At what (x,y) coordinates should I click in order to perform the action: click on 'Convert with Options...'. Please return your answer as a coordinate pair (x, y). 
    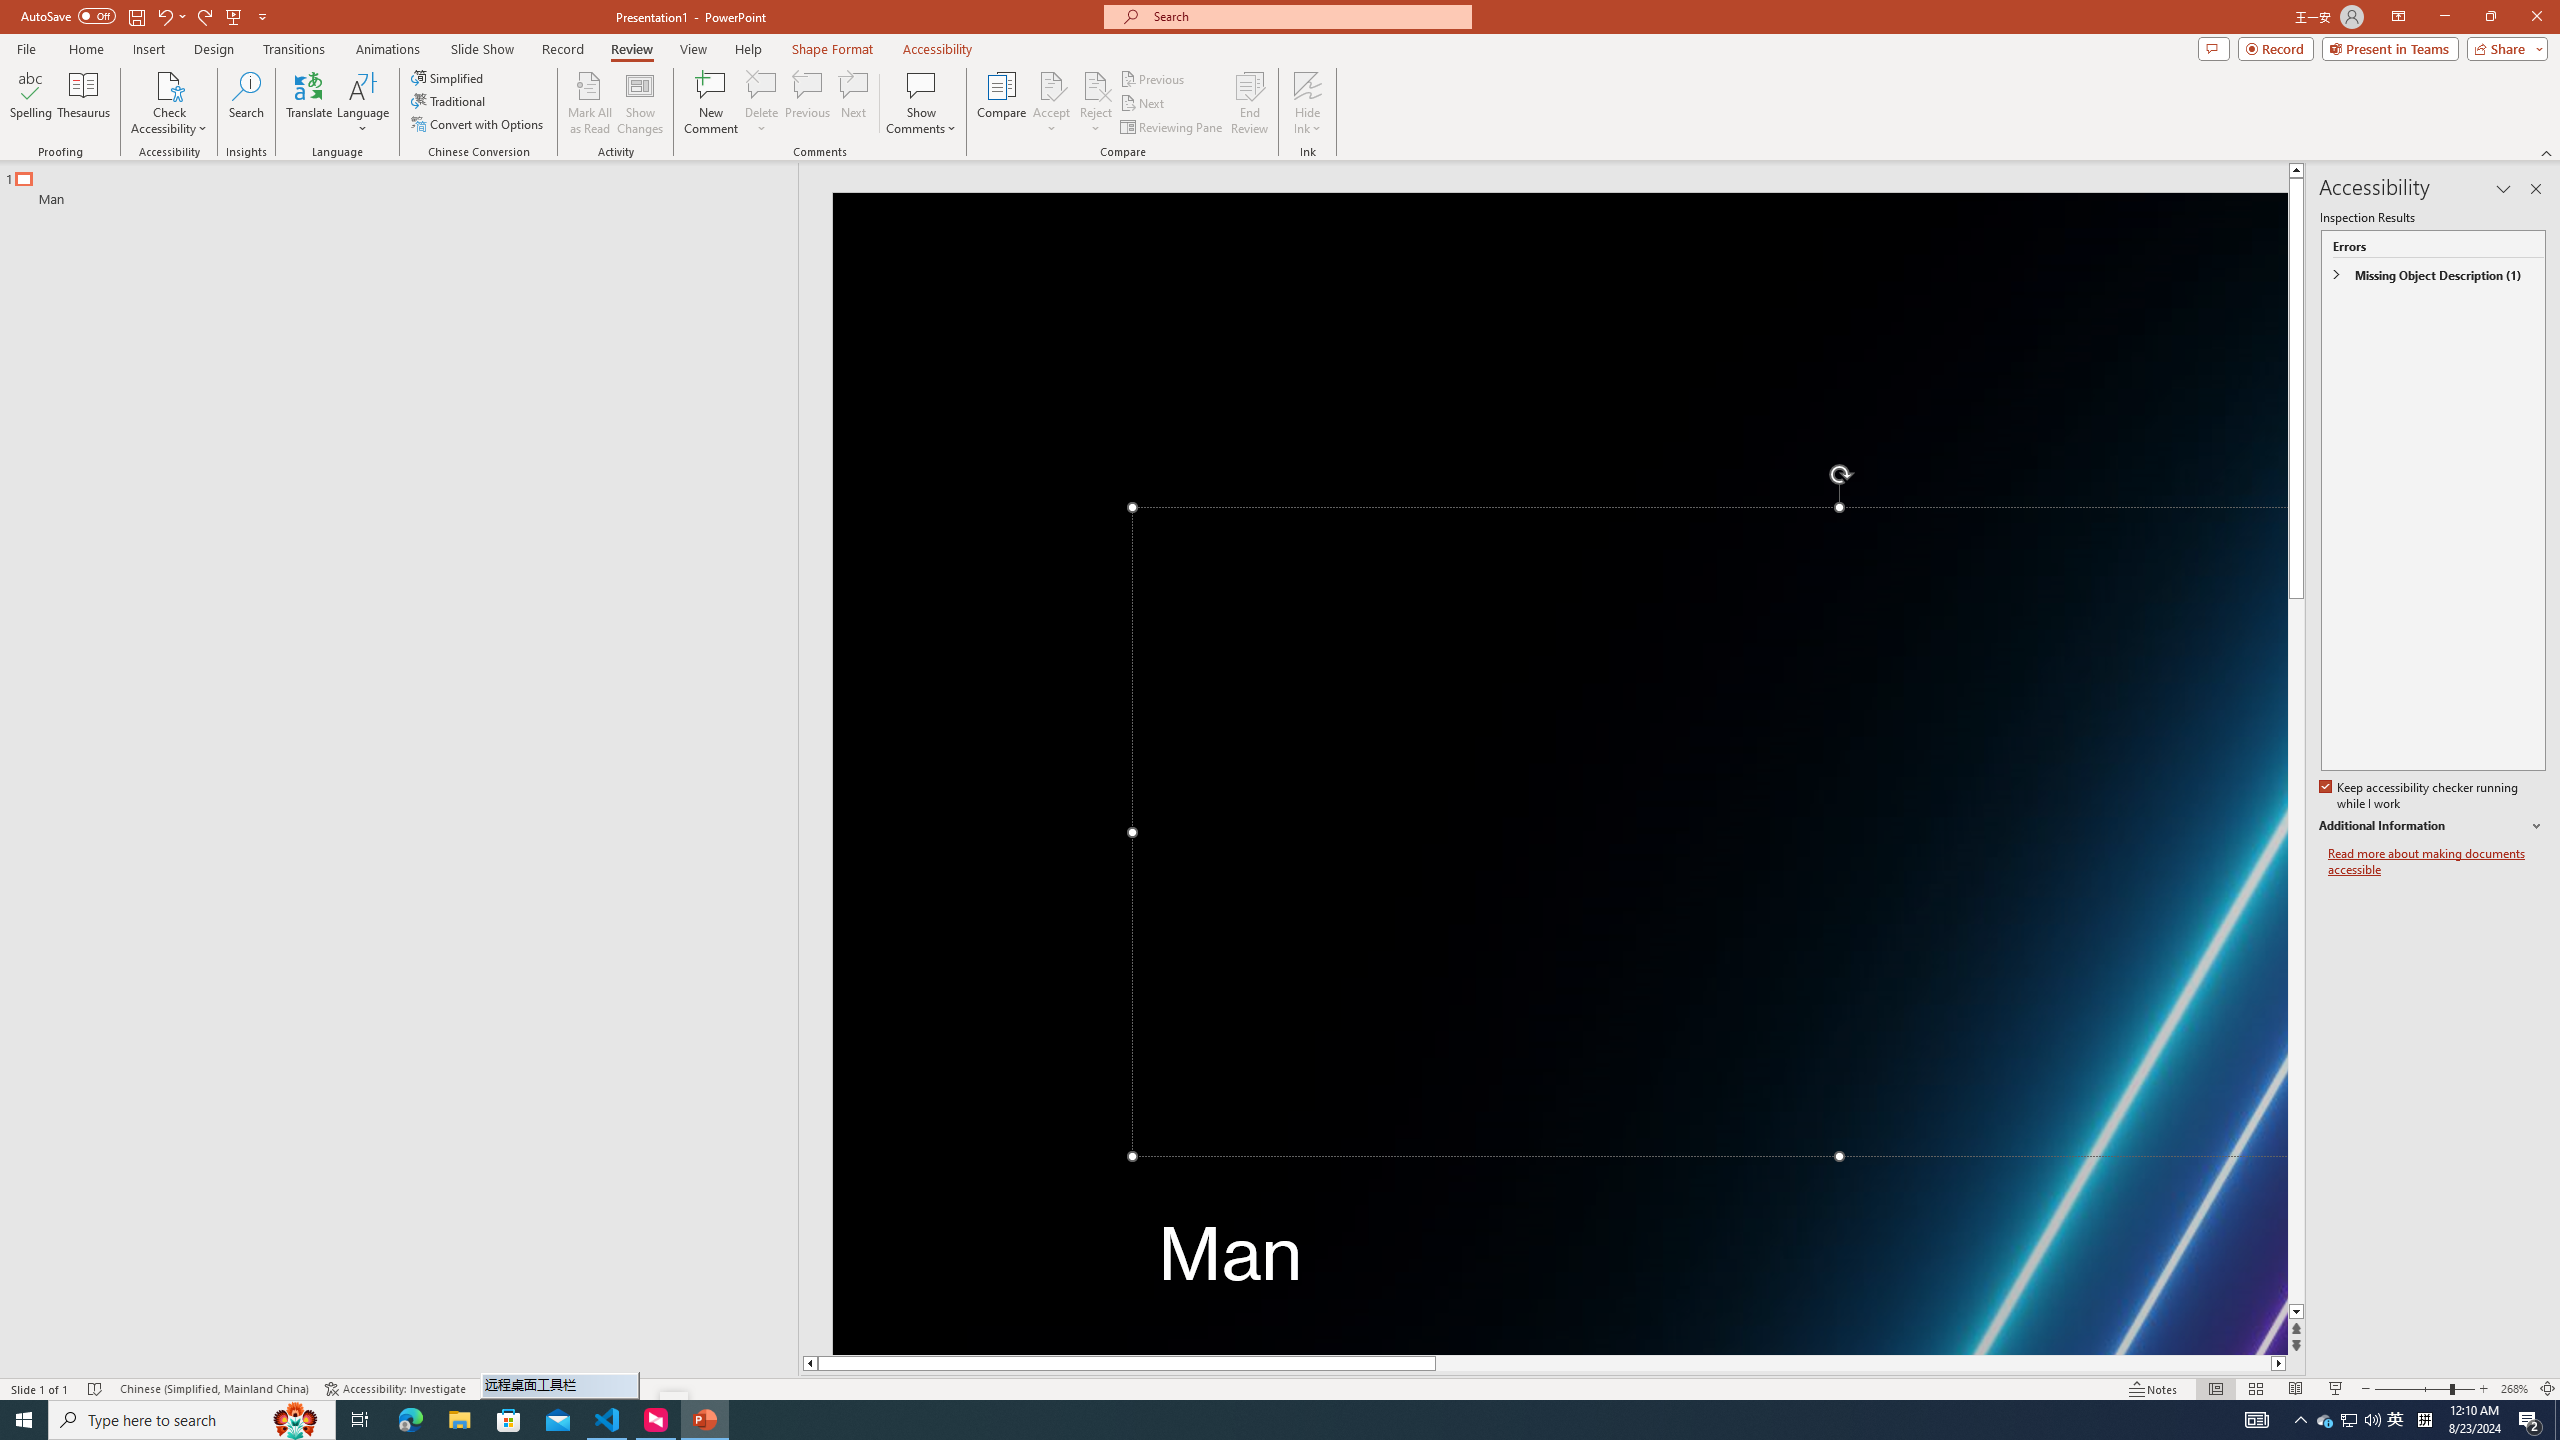
    Looking at the image, I should click on (477, 122).